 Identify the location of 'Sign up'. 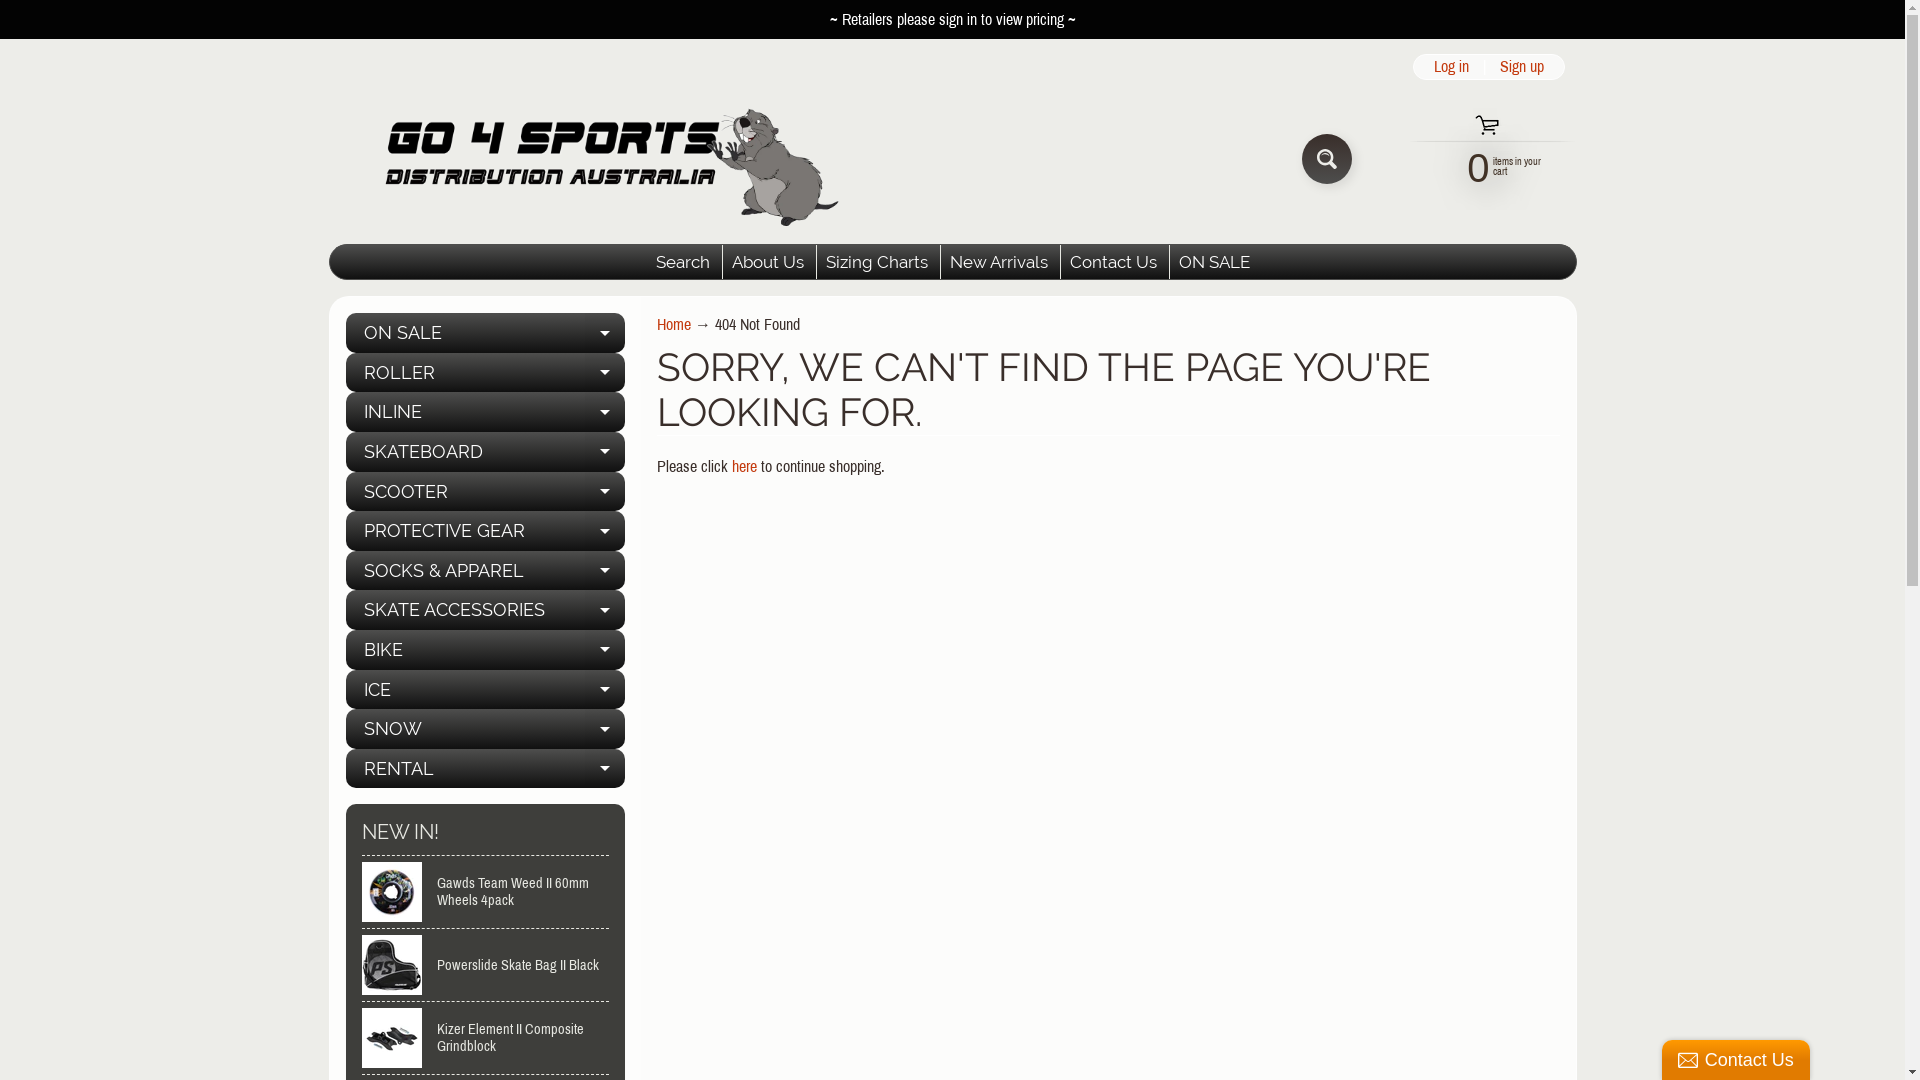
(1520, 65).